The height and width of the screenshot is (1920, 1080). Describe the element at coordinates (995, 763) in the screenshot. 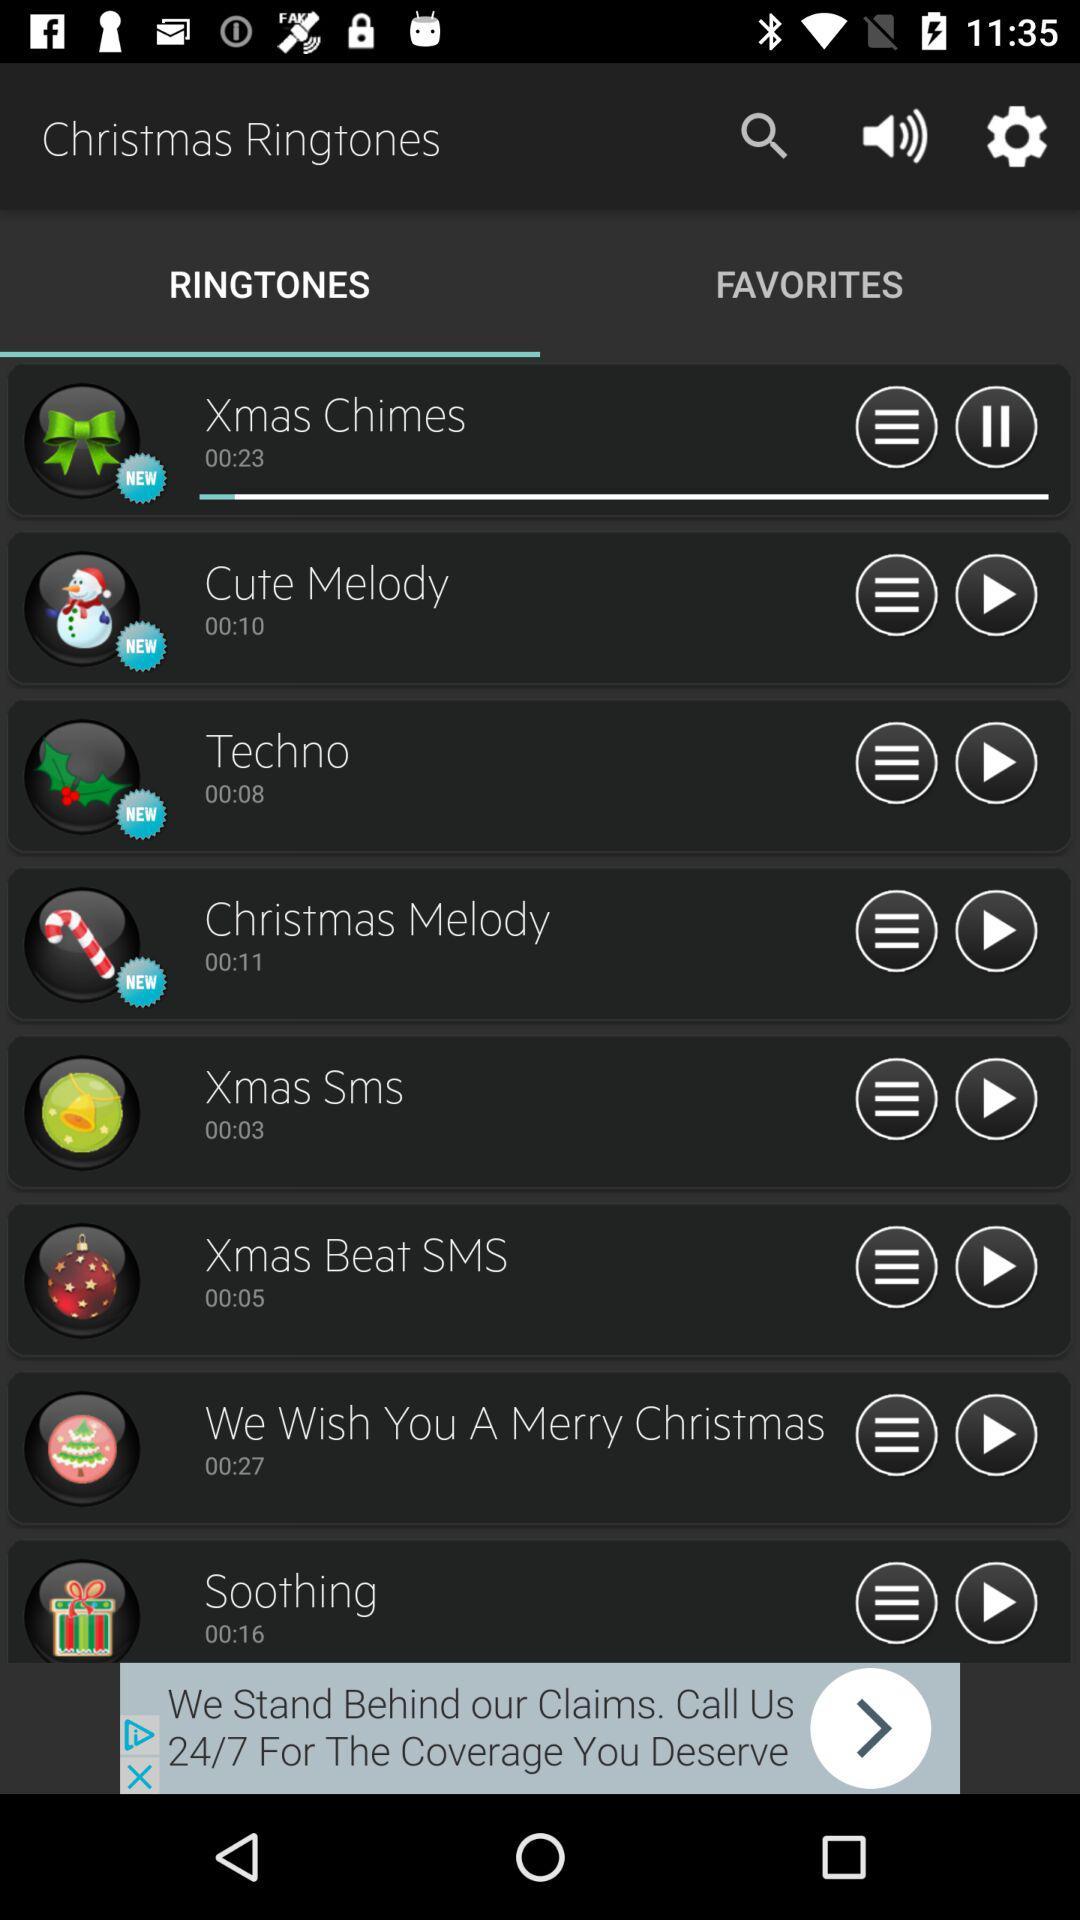

I see `option` at that location.